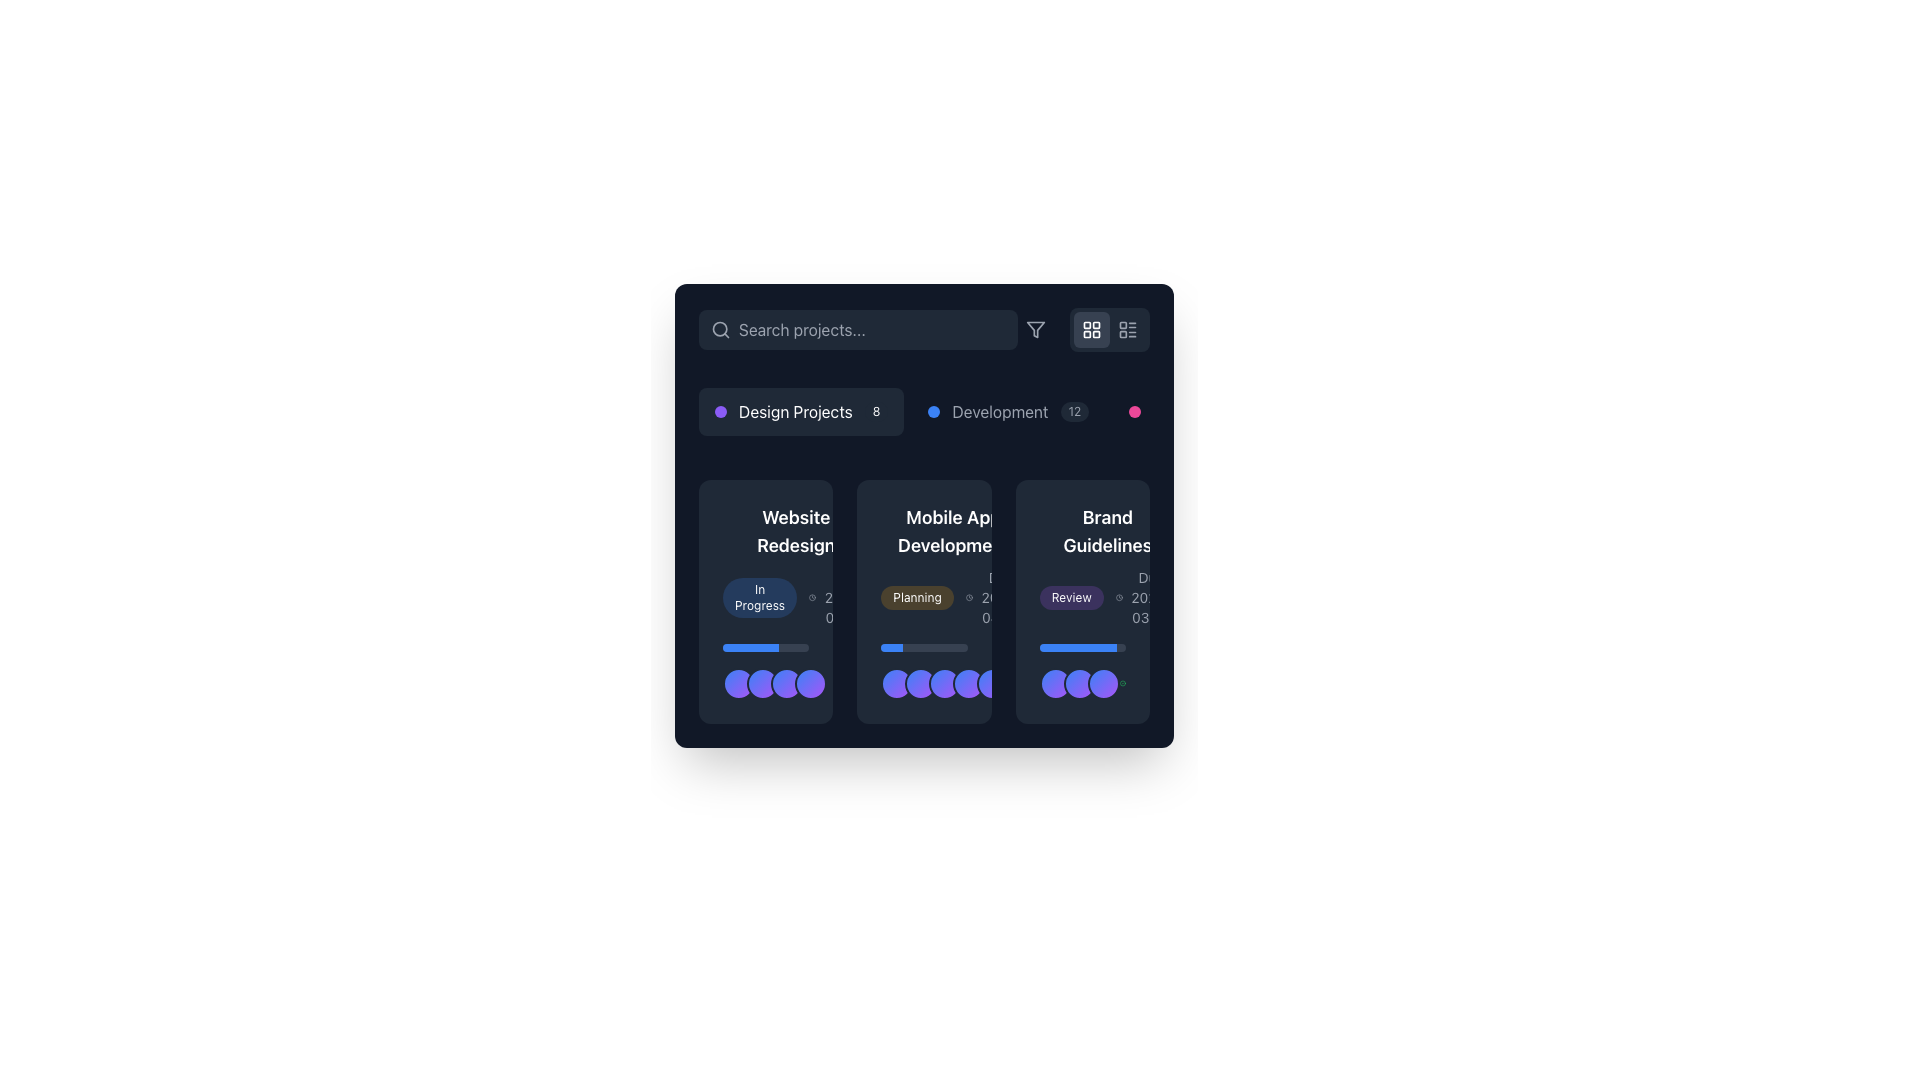  Describe the element at coordinates (1106, 596) in the screenshot. I see `the 'Review' label with a purple background and white text, located below the card title in the 'Brand Guidelines' card` at that location.